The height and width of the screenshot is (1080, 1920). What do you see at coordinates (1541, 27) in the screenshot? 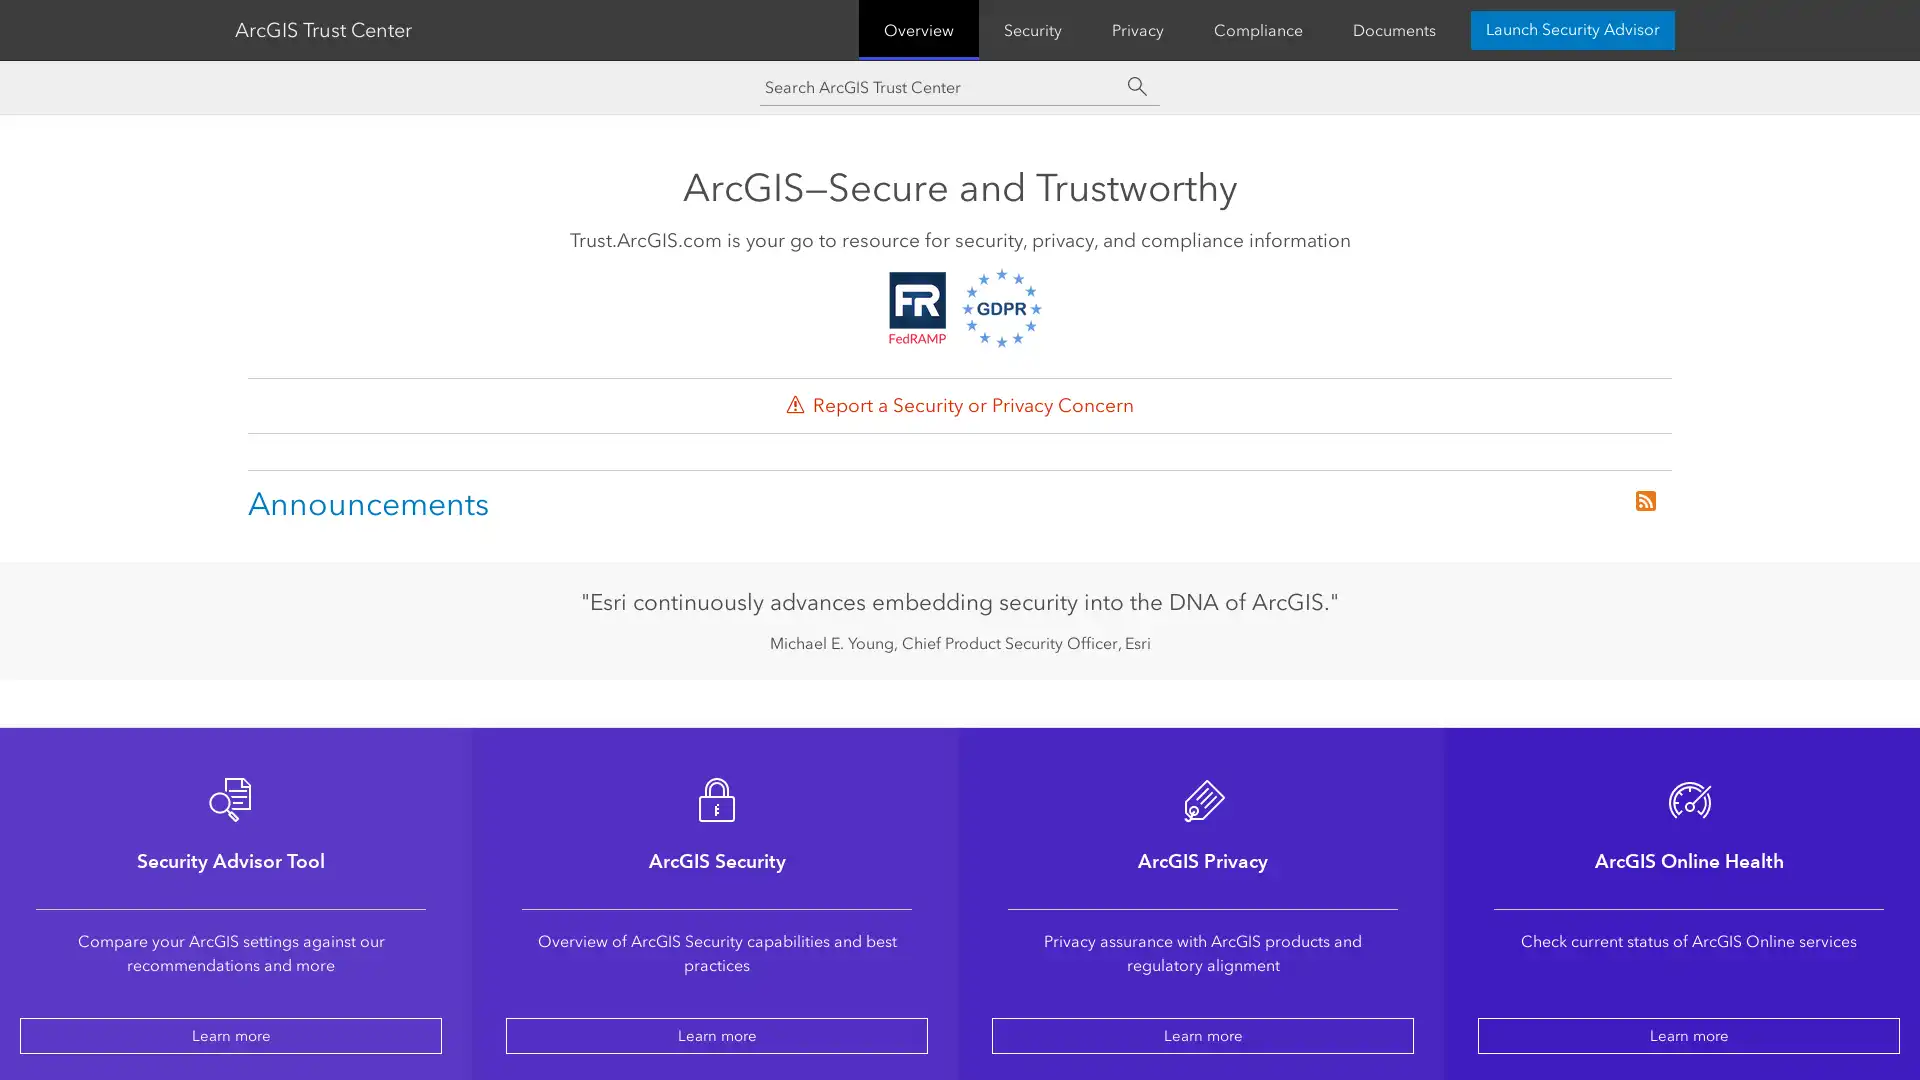
I see `Search` at bounding box center [1541, 27].